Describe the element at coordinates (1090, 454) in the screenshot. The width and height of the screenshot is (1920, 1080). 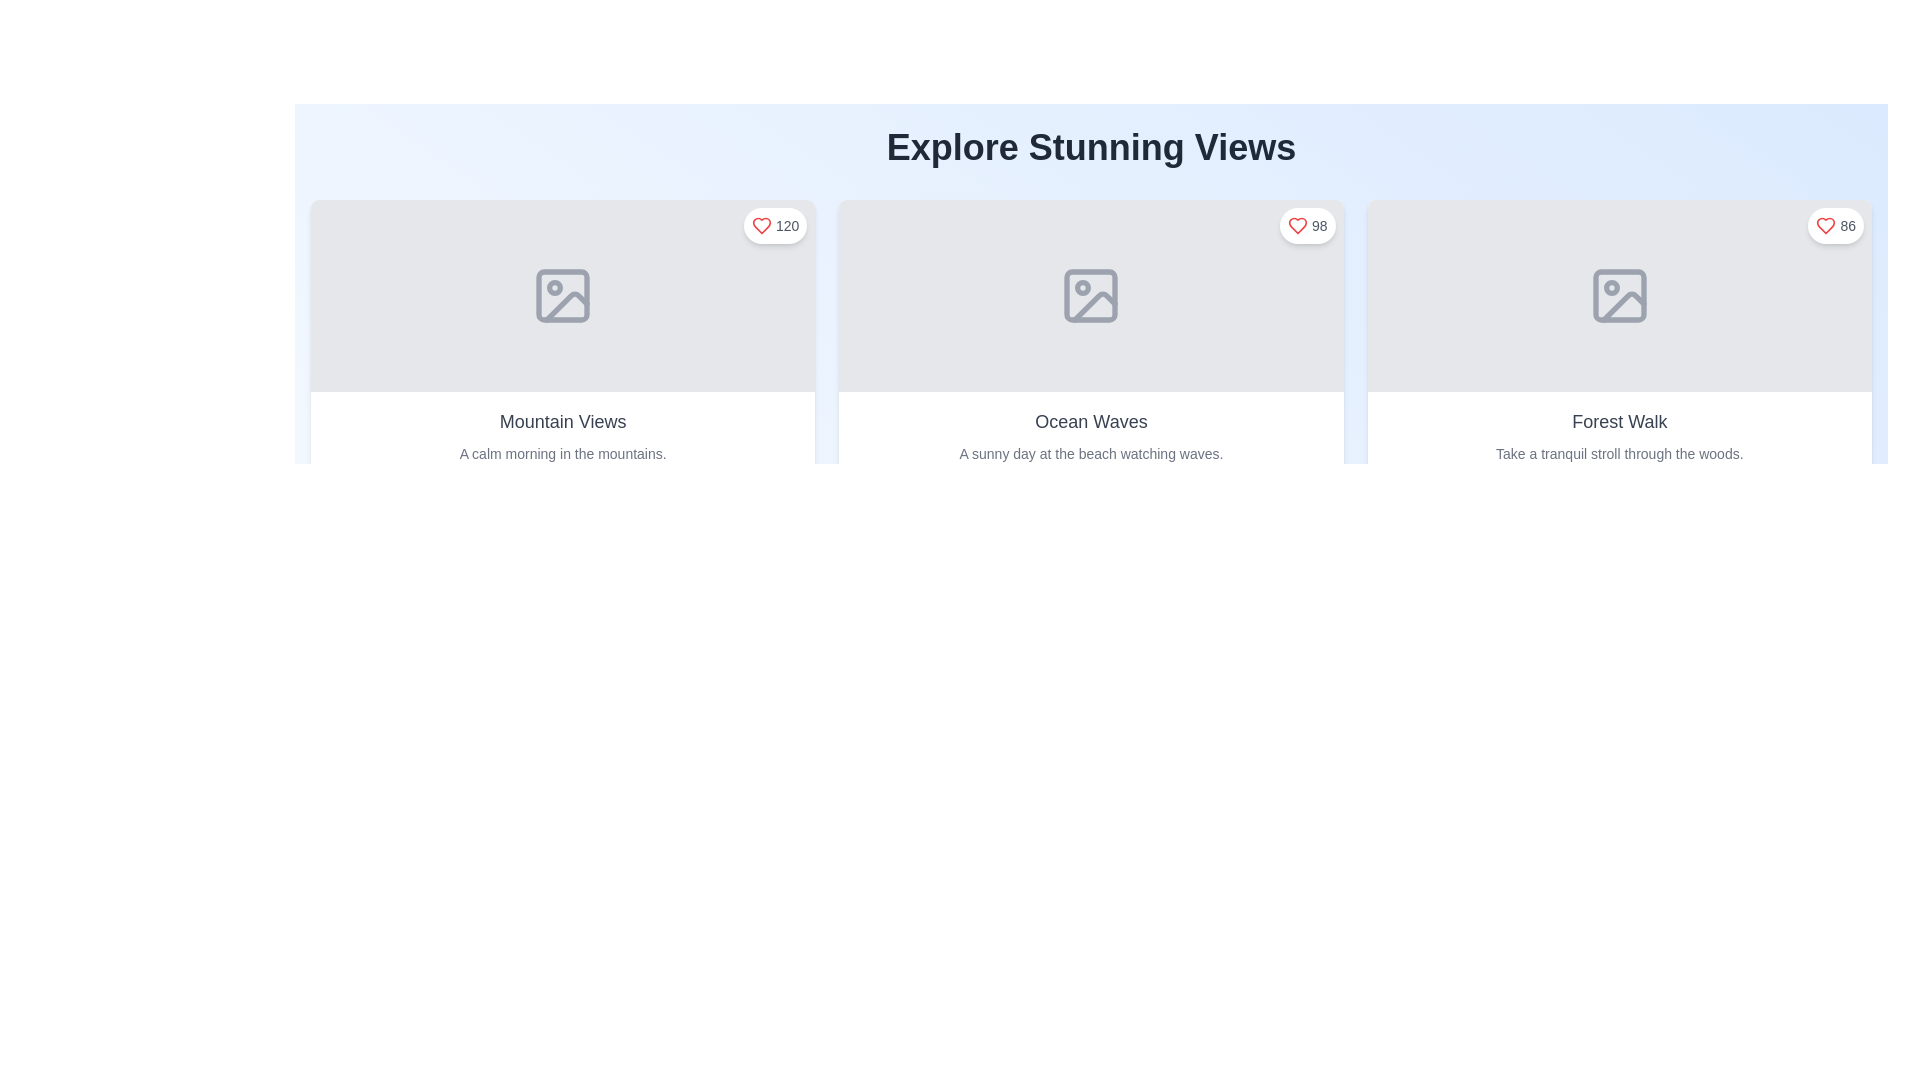
I see `text element displaying 'A sunny day at the beach watching waves.' located below the heading 'Ocean Waves' within the card layout` at that location.